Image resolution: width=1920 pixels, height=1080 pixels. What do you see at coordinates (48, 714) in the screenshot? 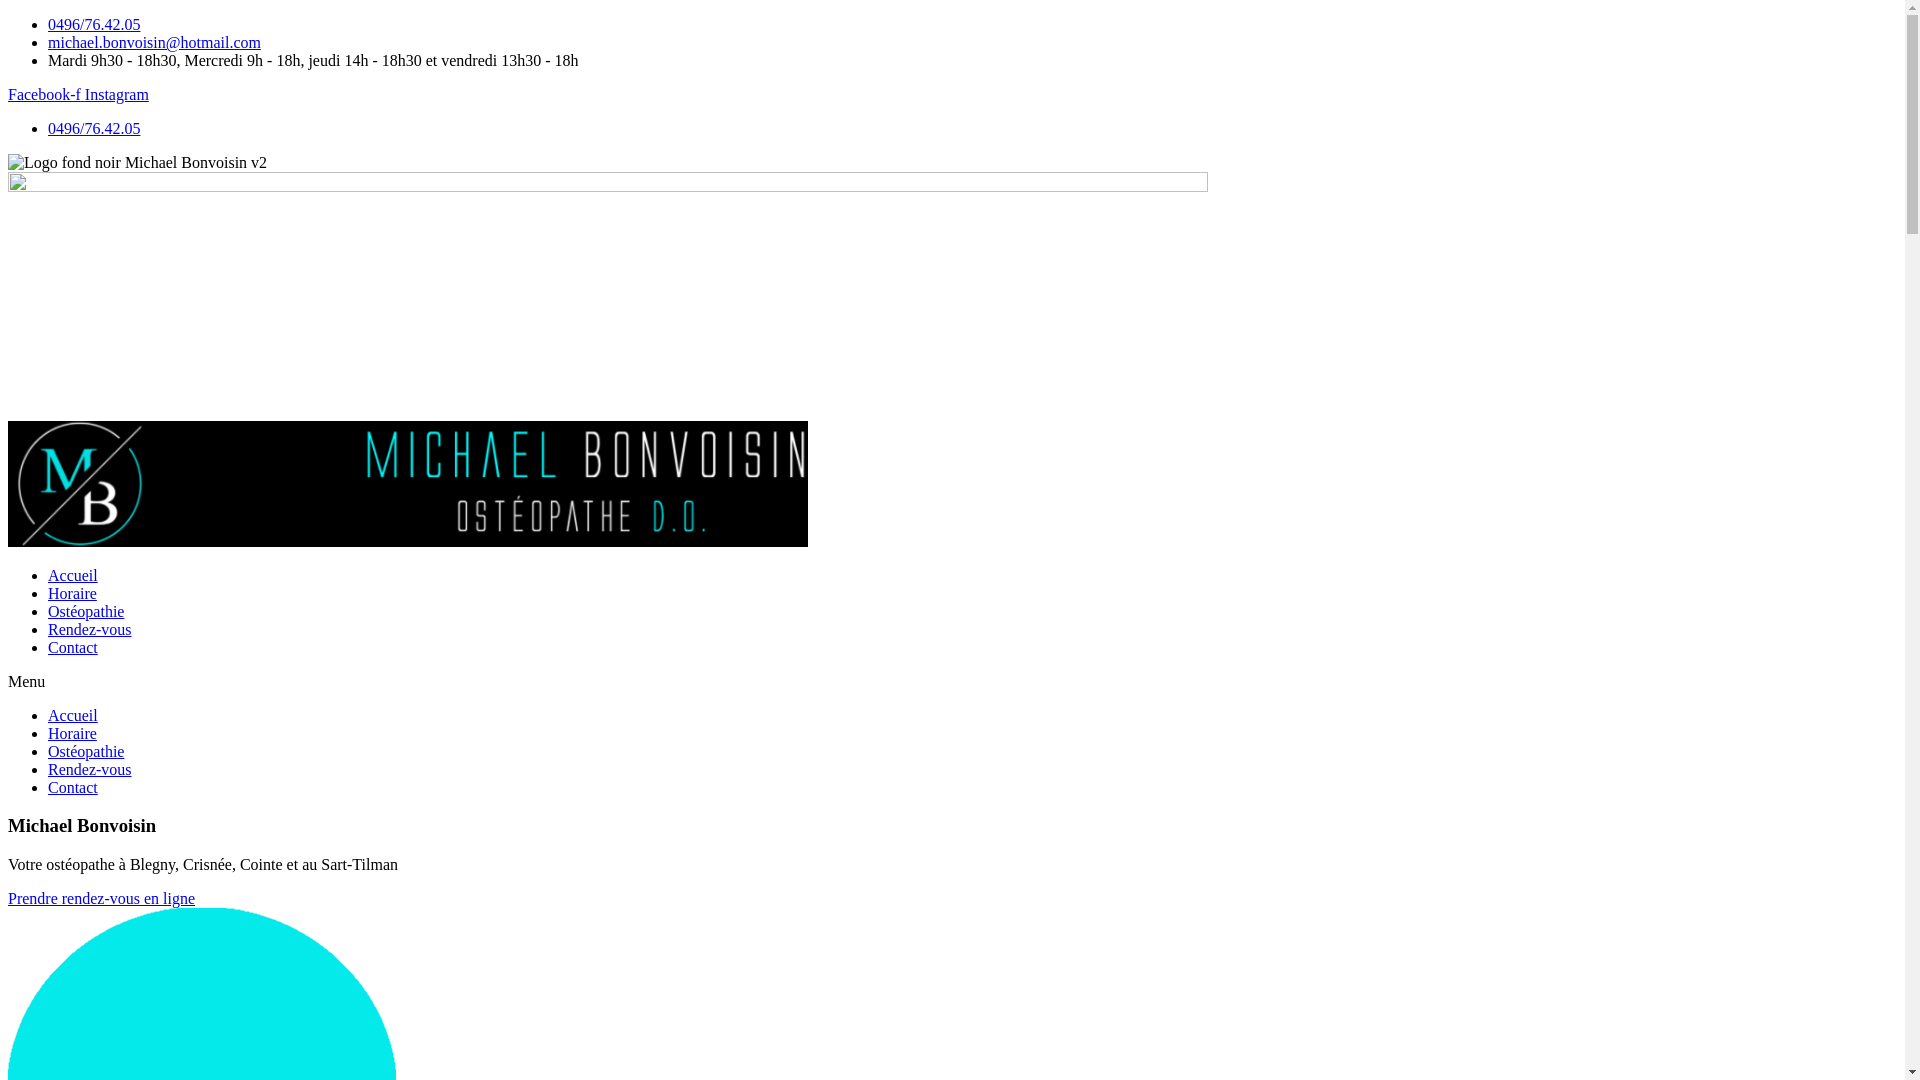
I see `'Accueil'` at bounding box center [48, 714].